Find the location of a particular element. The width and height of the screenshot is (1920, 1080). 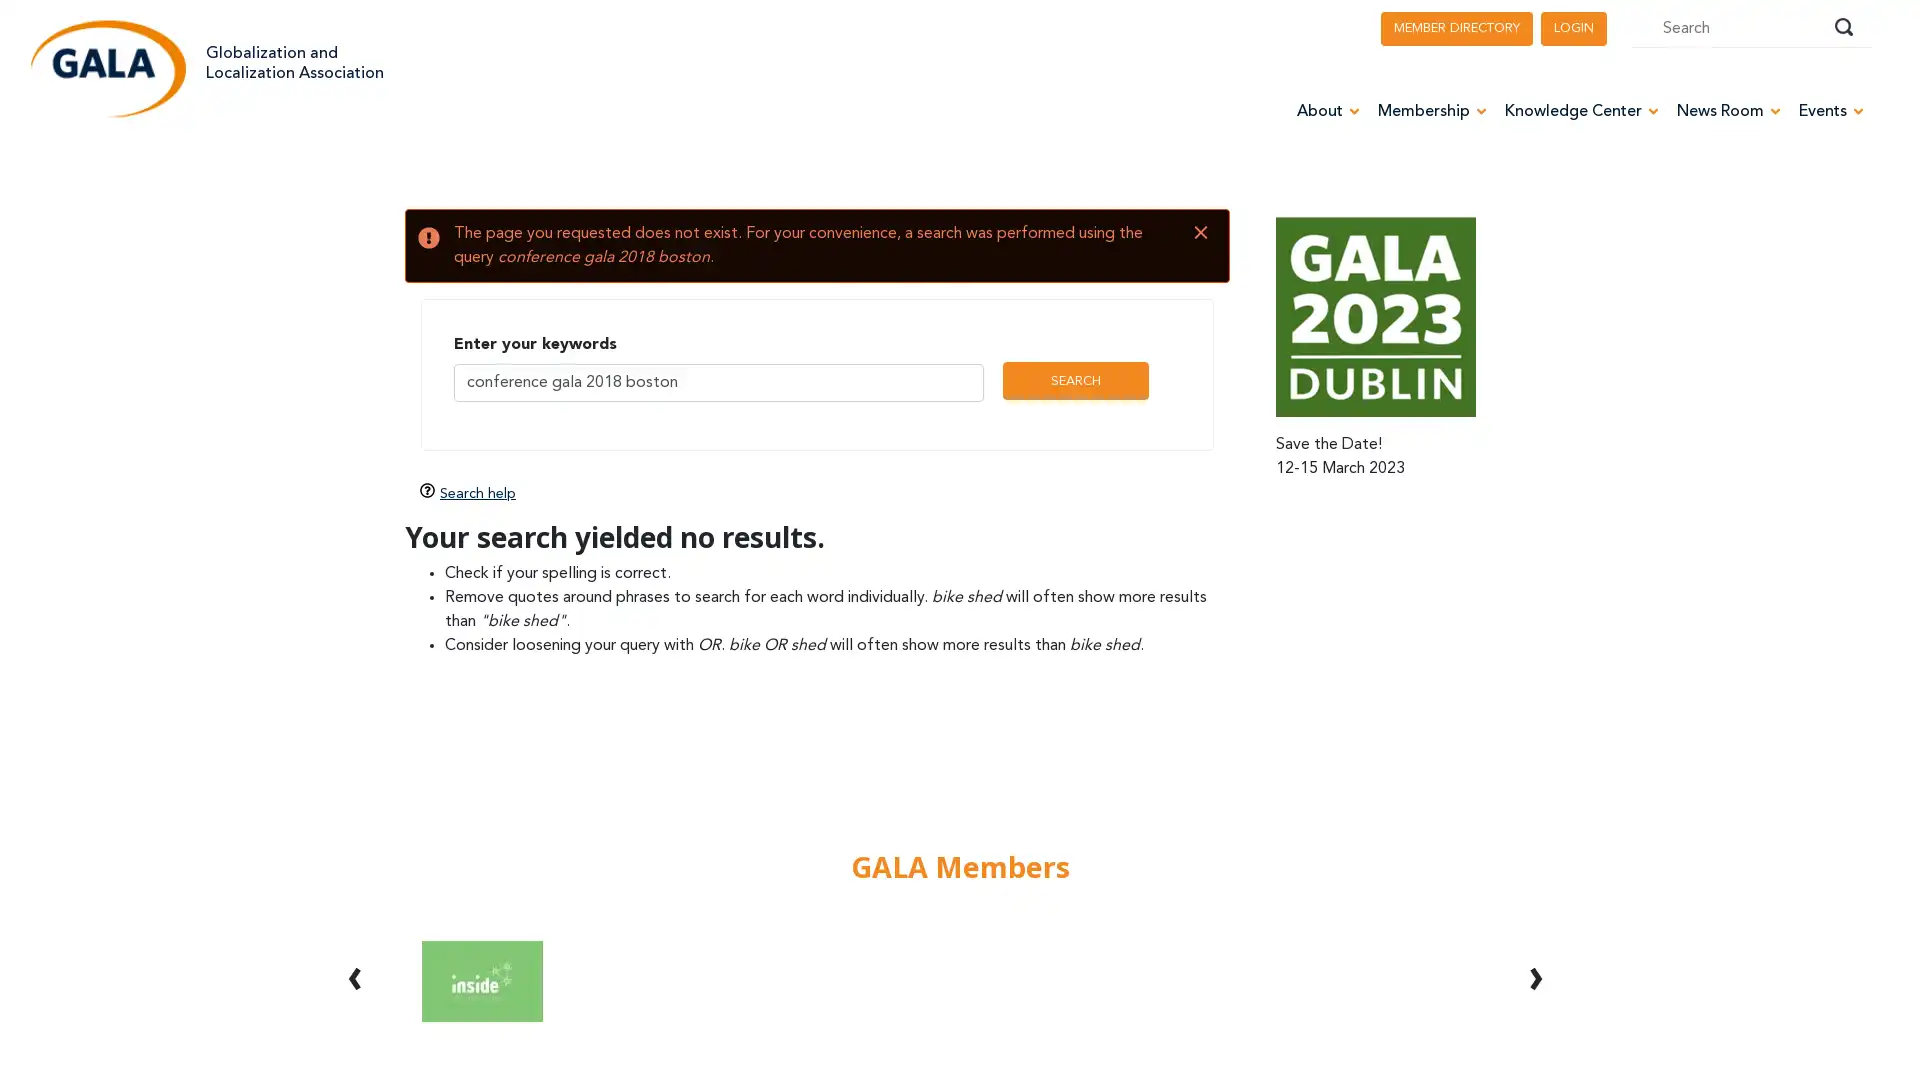

SEARCH is located at coordinates (1074, 381).